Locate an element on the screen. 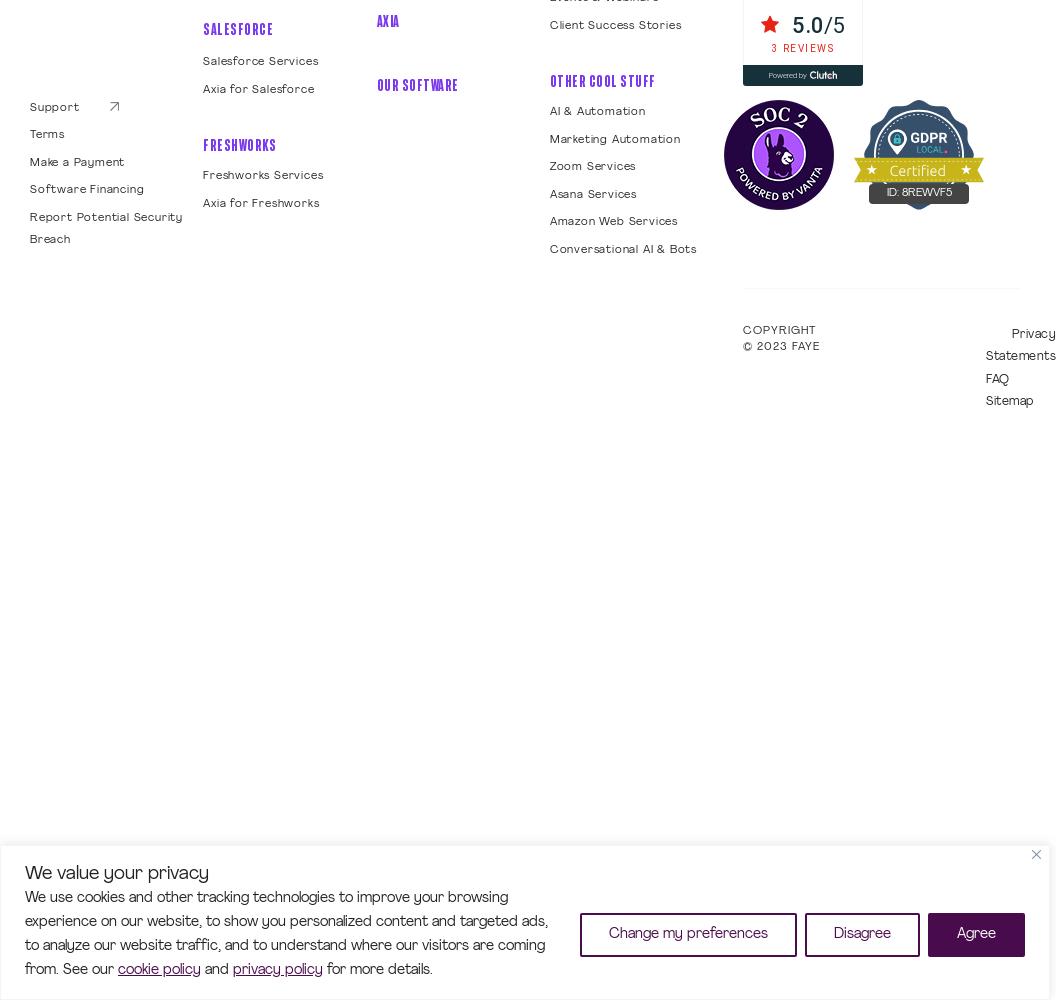 Image resolution: width=1056 pixels, height=1000 pixels. 'We use cookies and other tracking technologies to improve your browsing experience on our website, to show you personalized content and targeted ads, to analyze our website traffic, and to understand where our visitors are coming from. See our' is located at coordinates (286, 933).